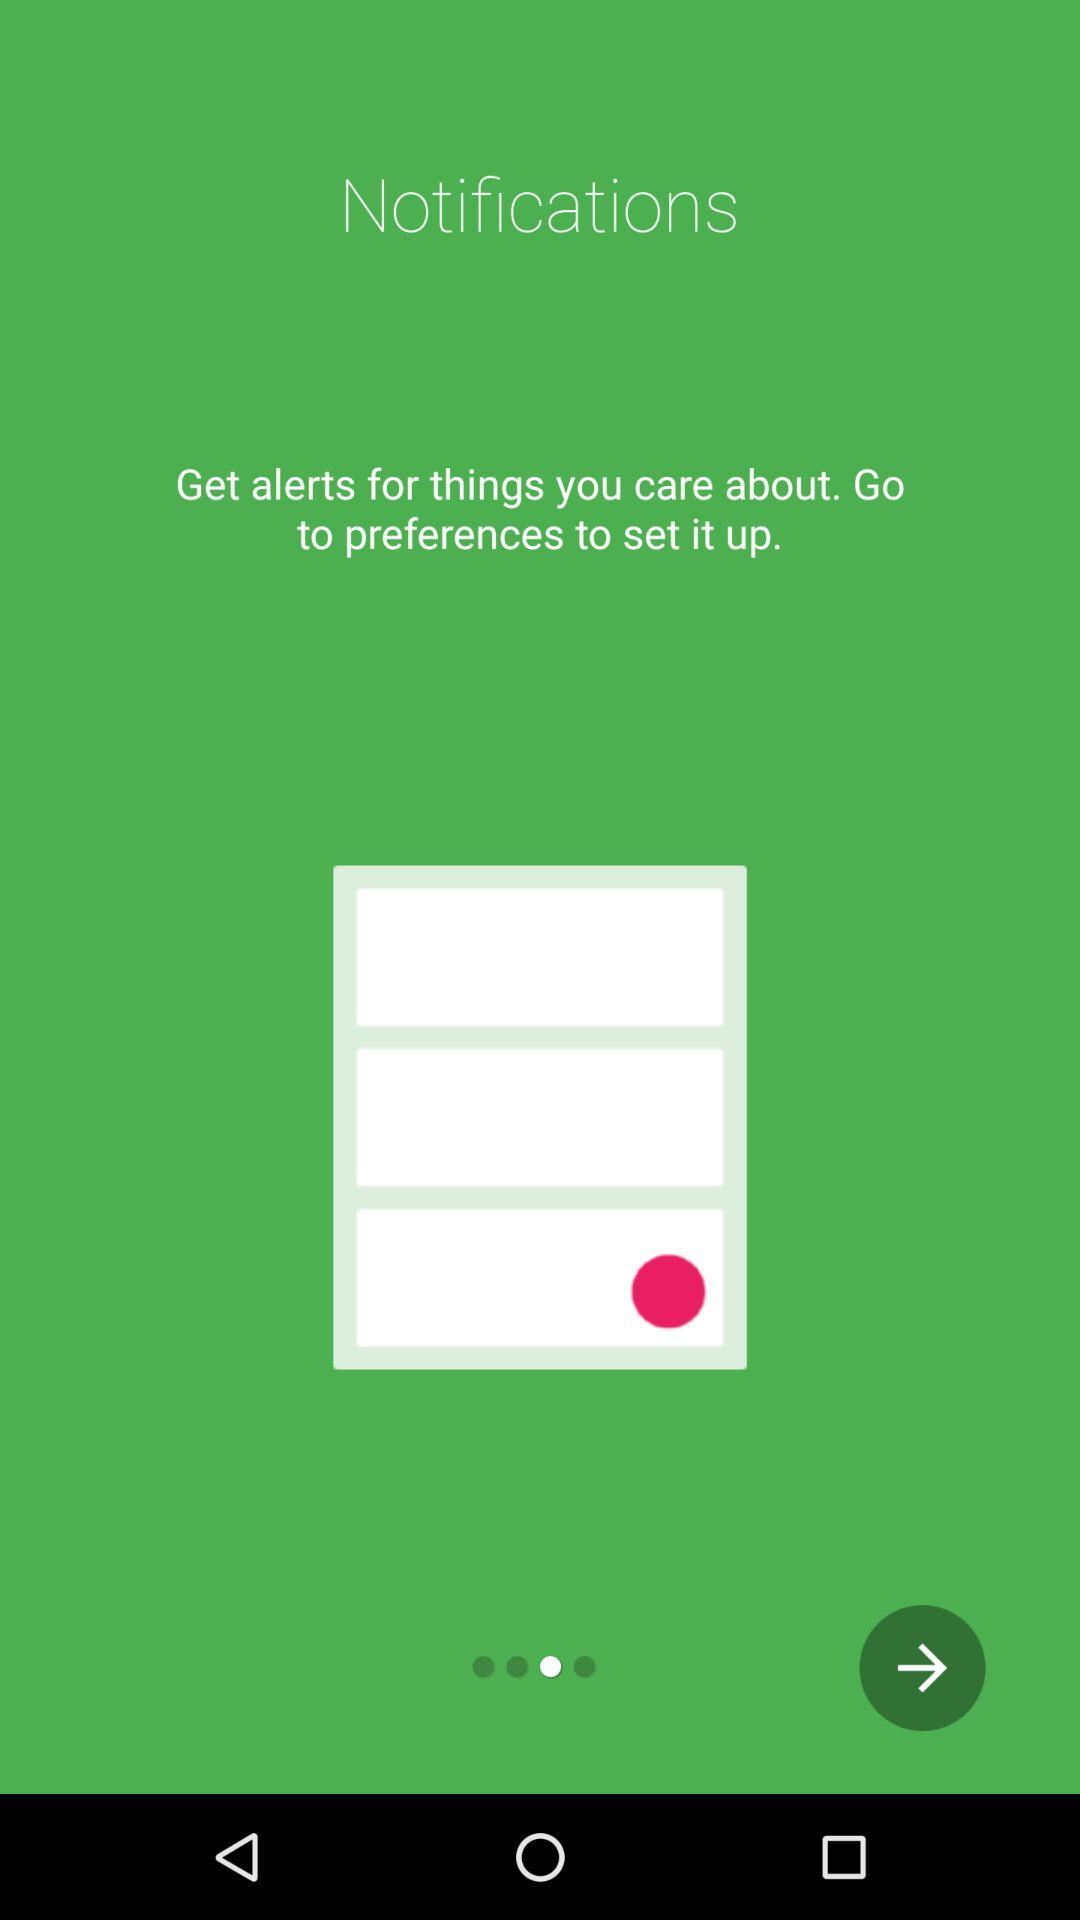  Describe the element at coordinates (922, 1667) in the screenshot. I see `the arrow_forward icon` at that location.